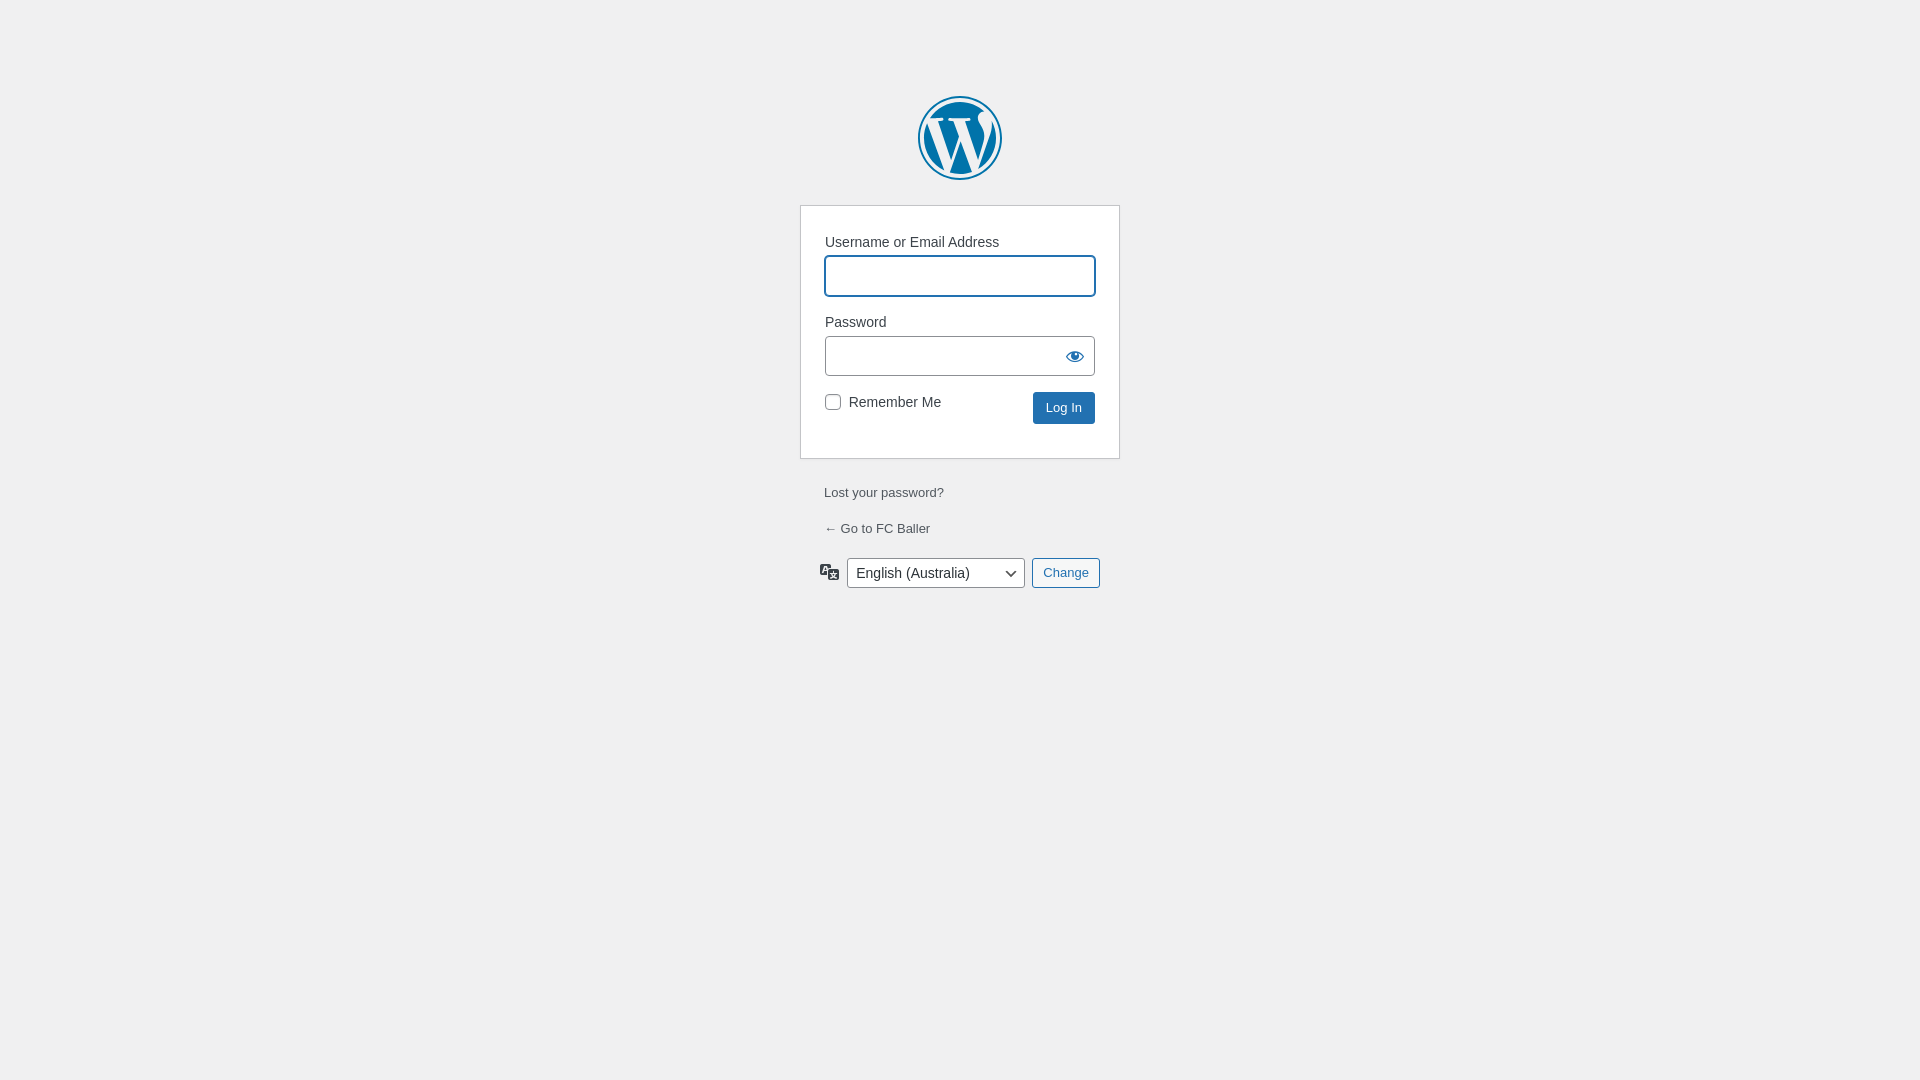  What do you see at coordinates (824, 492) in the screenshot?
I see `'Lost your password?'` at bounding box center [824, 492].